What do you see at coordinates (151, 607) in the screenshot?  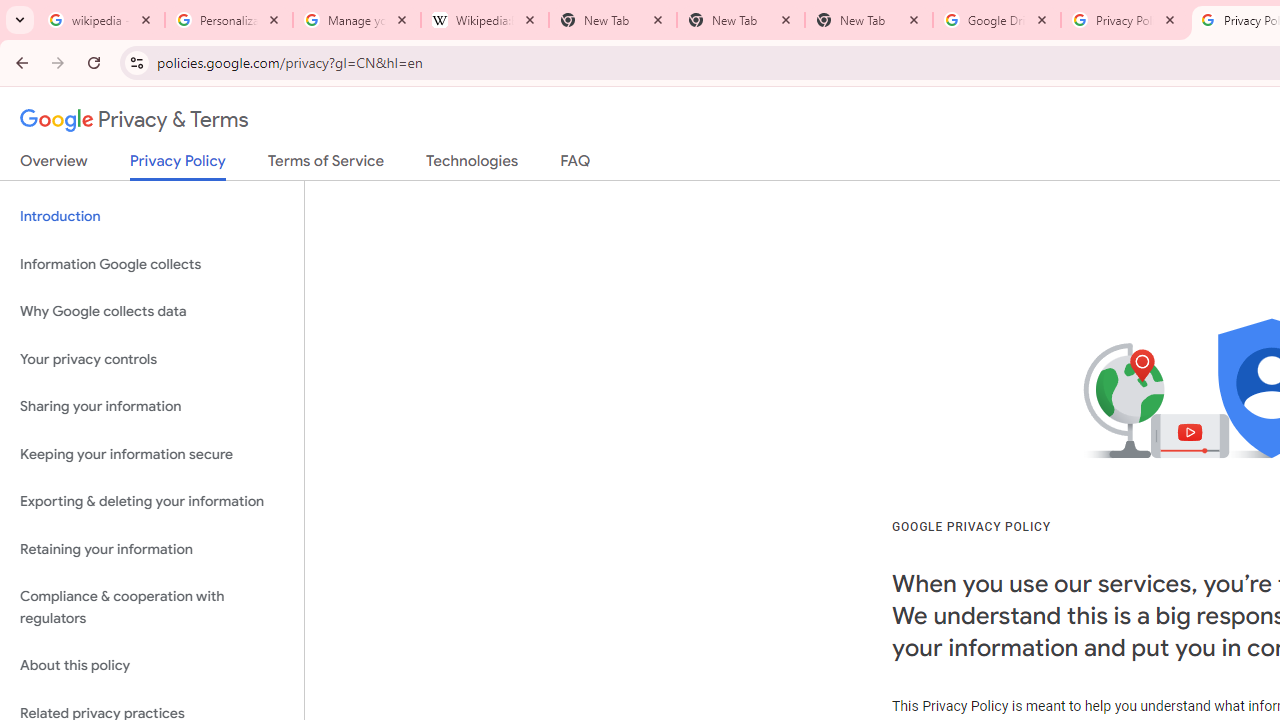 I see `'Compliance & cooperation with regulators'` at bounding box center [151, 607].